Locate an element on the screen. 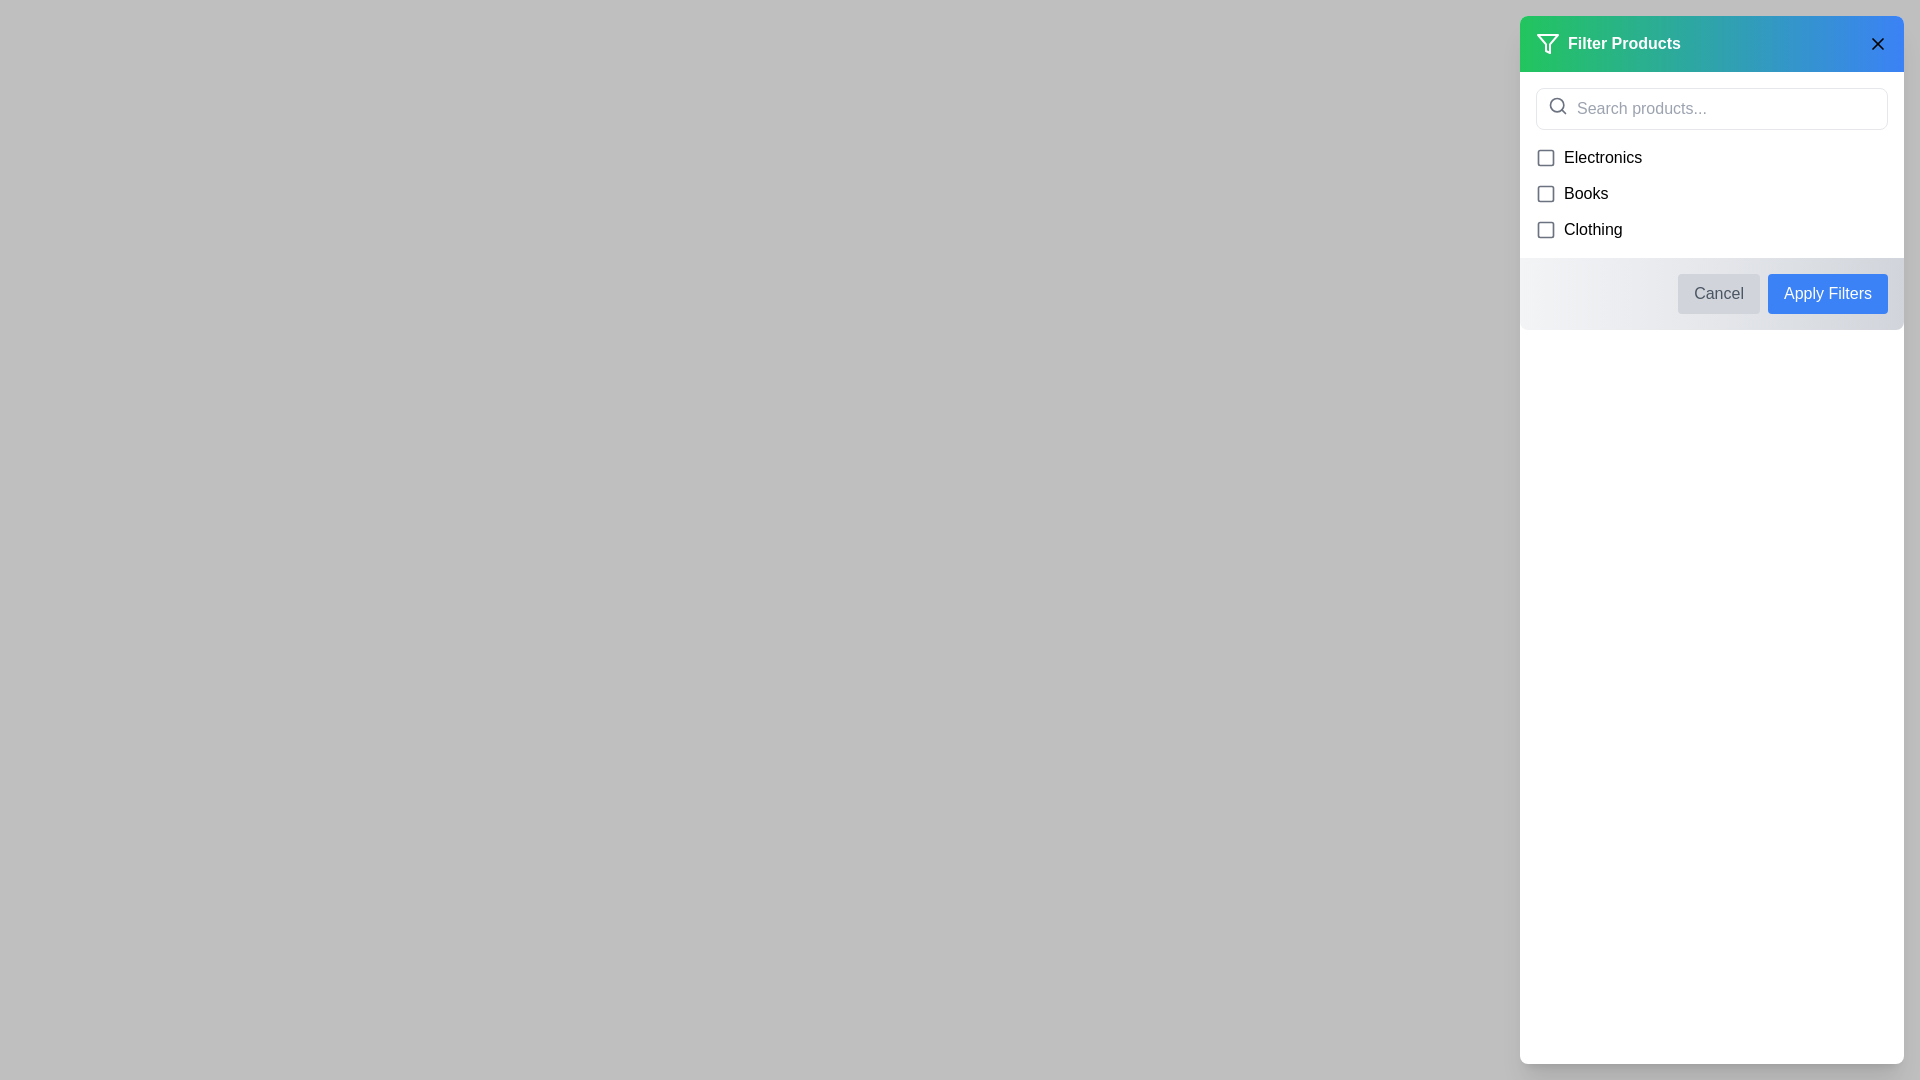  the checkbox indicator for selecting the 'Clothing' filter option is located at coordinates (1544, 229).